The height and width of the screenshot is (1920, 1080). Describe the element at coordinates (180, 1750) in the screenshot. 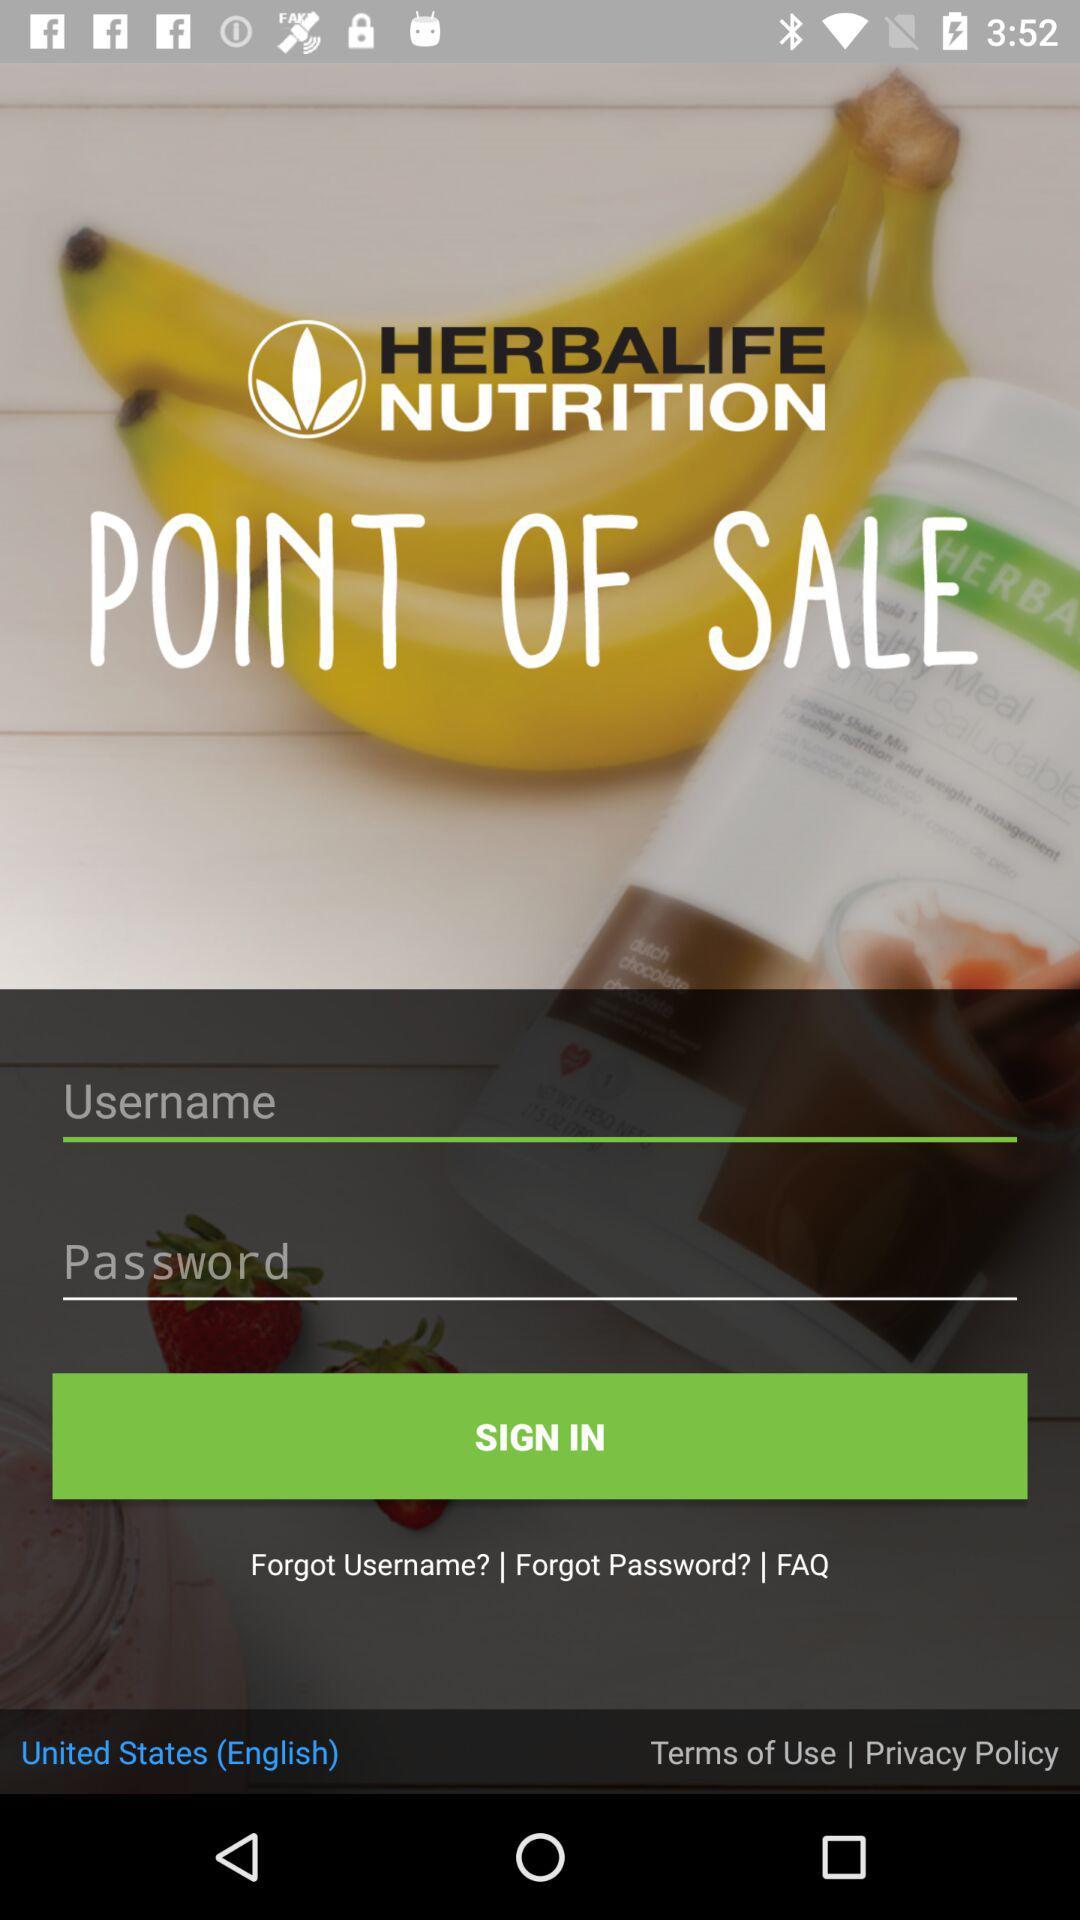

I see `the item to the left of terms of use` at that location.